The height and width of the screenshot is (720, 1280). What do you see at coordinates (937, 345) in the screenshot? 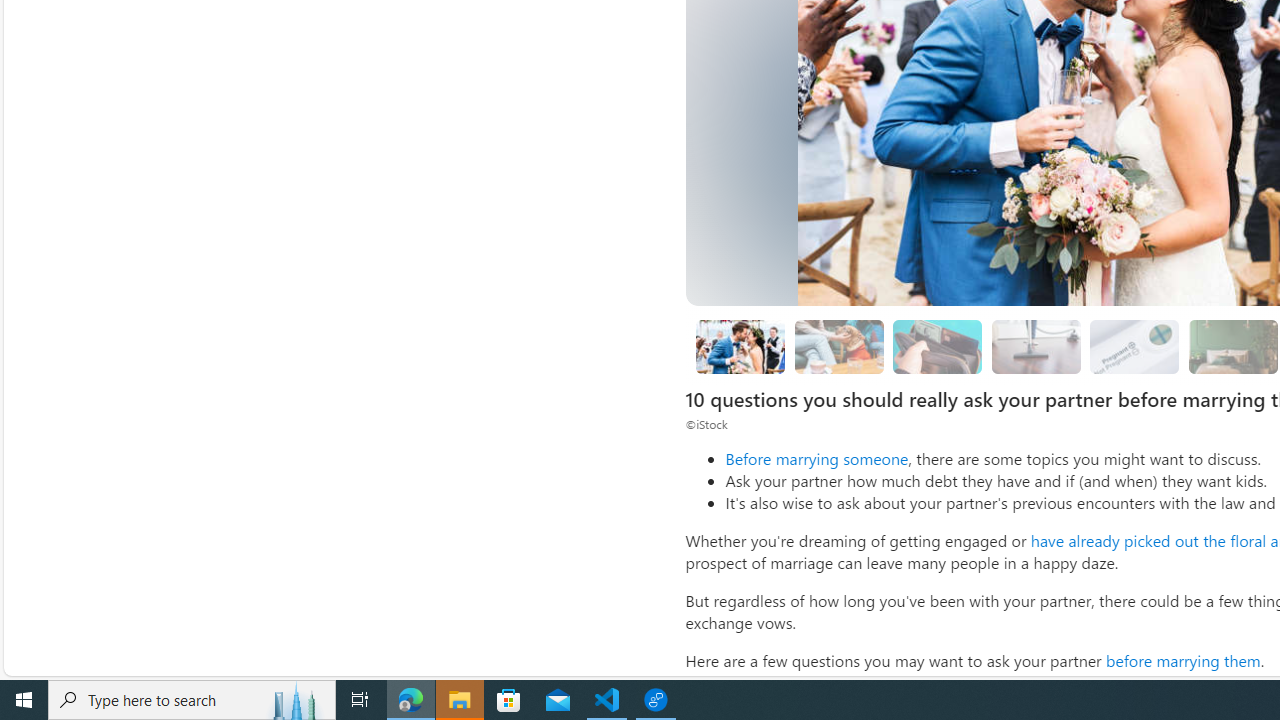
I see `'What kind of debt do you have?'` at bounding box center [937, 345].